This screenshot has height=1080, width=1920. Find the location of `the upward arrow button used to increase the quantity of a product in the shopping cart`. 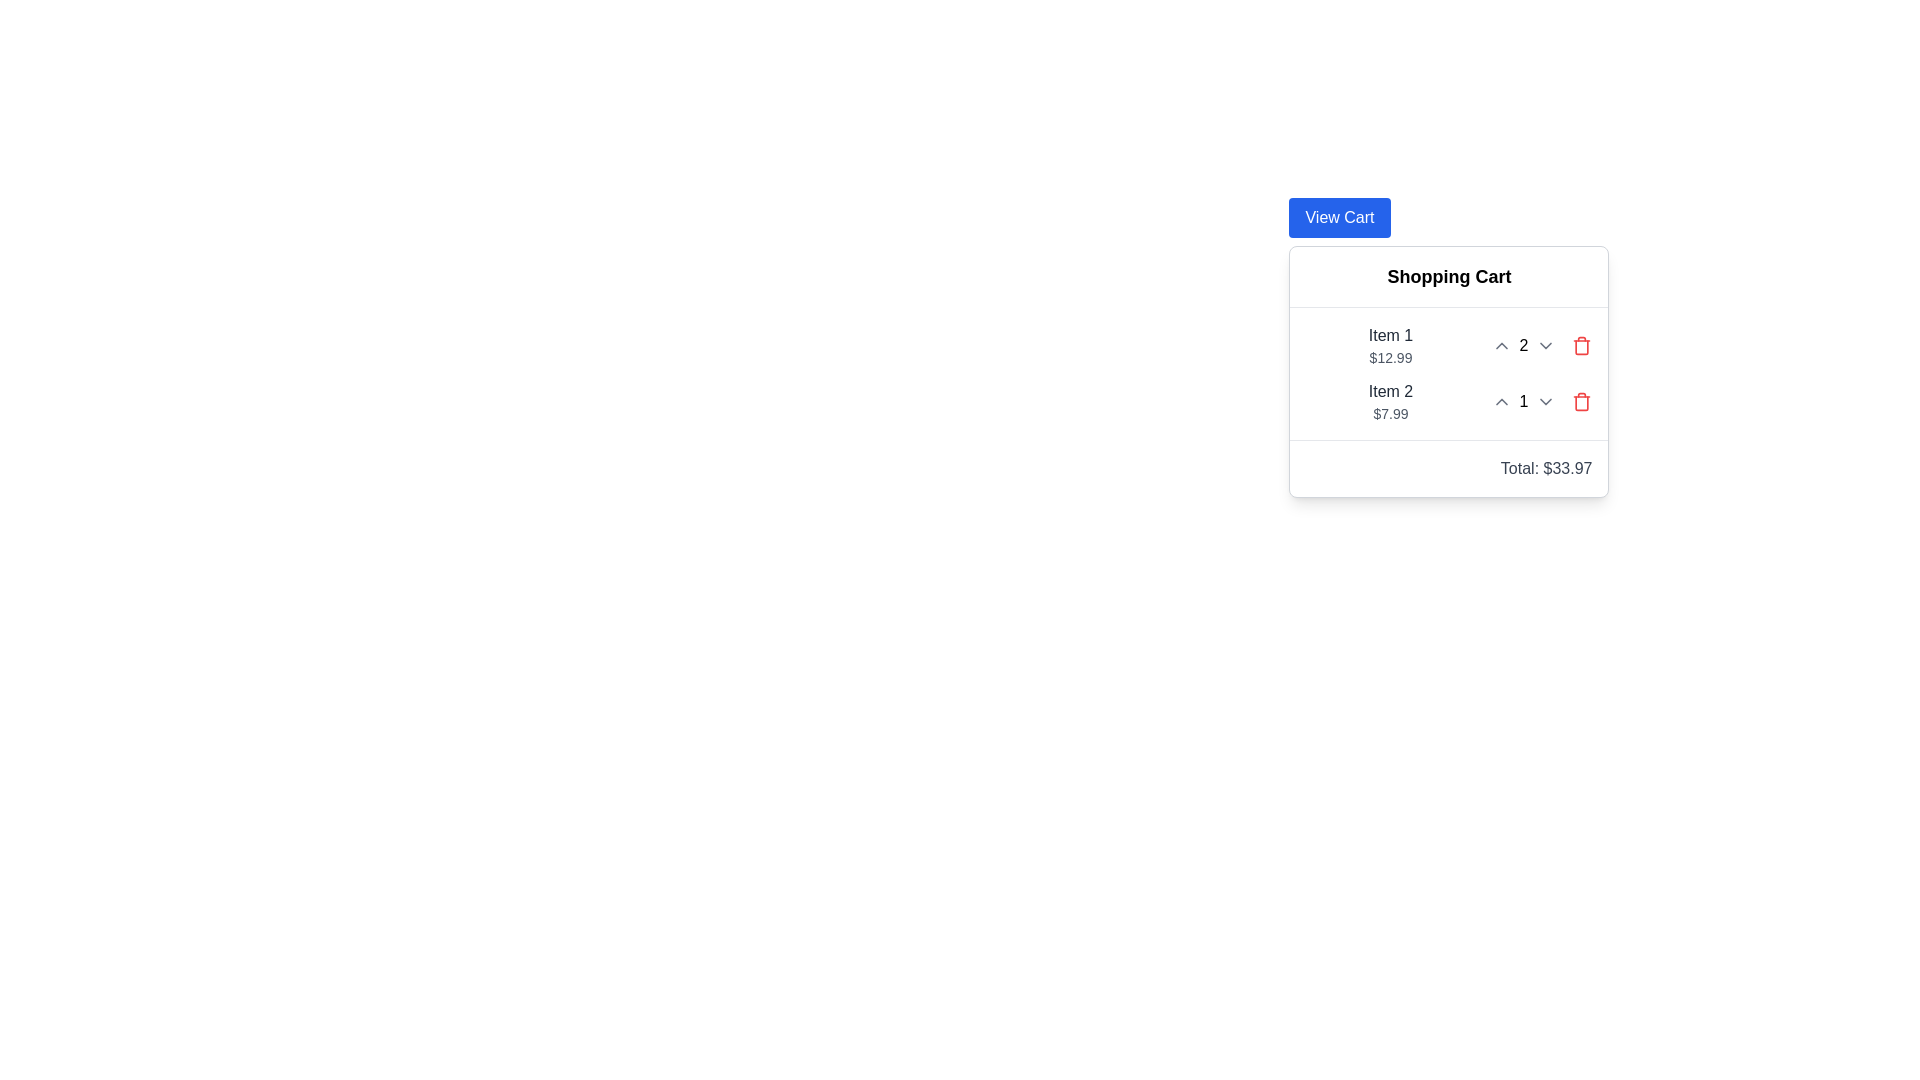

the upward arrow button used to increase the quantity of a product in the shopping cart is located at coordinates (1501, 345).